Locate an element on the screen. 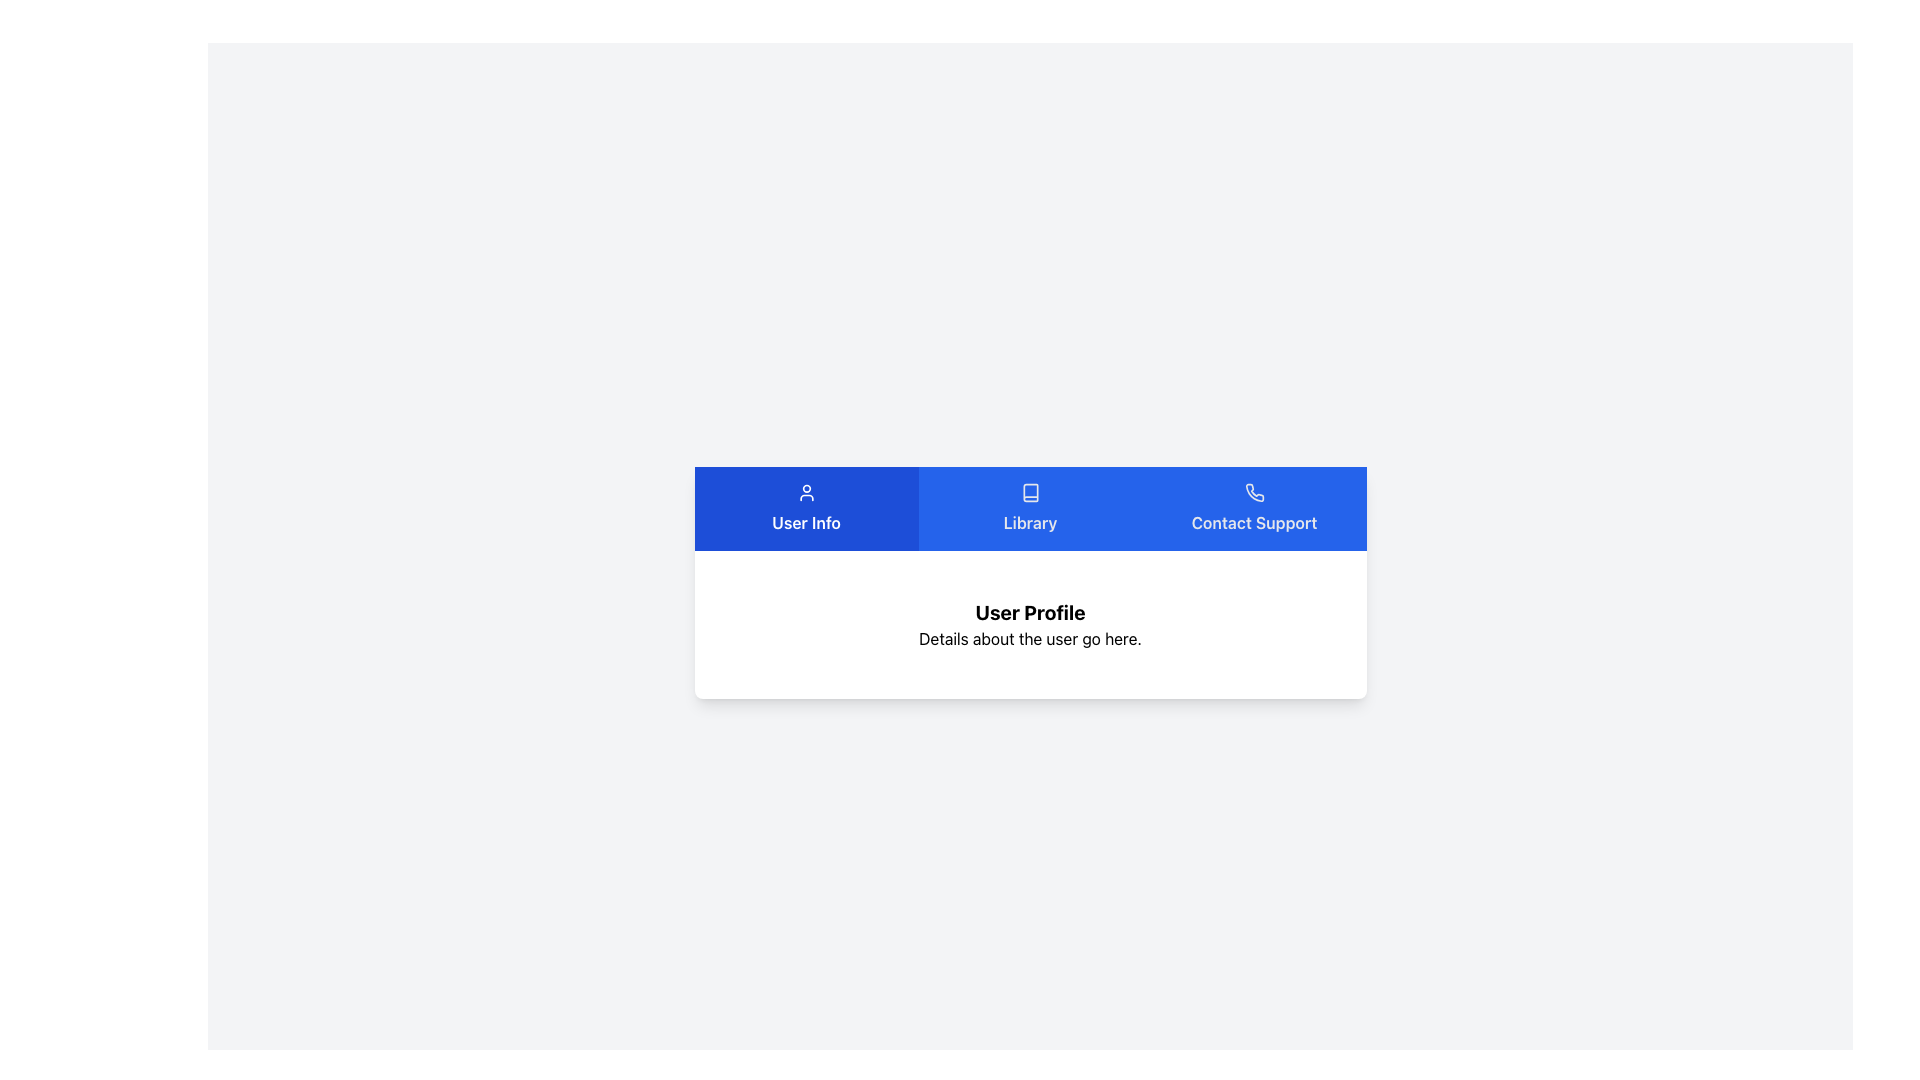  the 'Library' navigation text label, which is positioned between the 'User Info' and 'Contact Support' items on the navigation bar is located at coordinates (1030, 522).